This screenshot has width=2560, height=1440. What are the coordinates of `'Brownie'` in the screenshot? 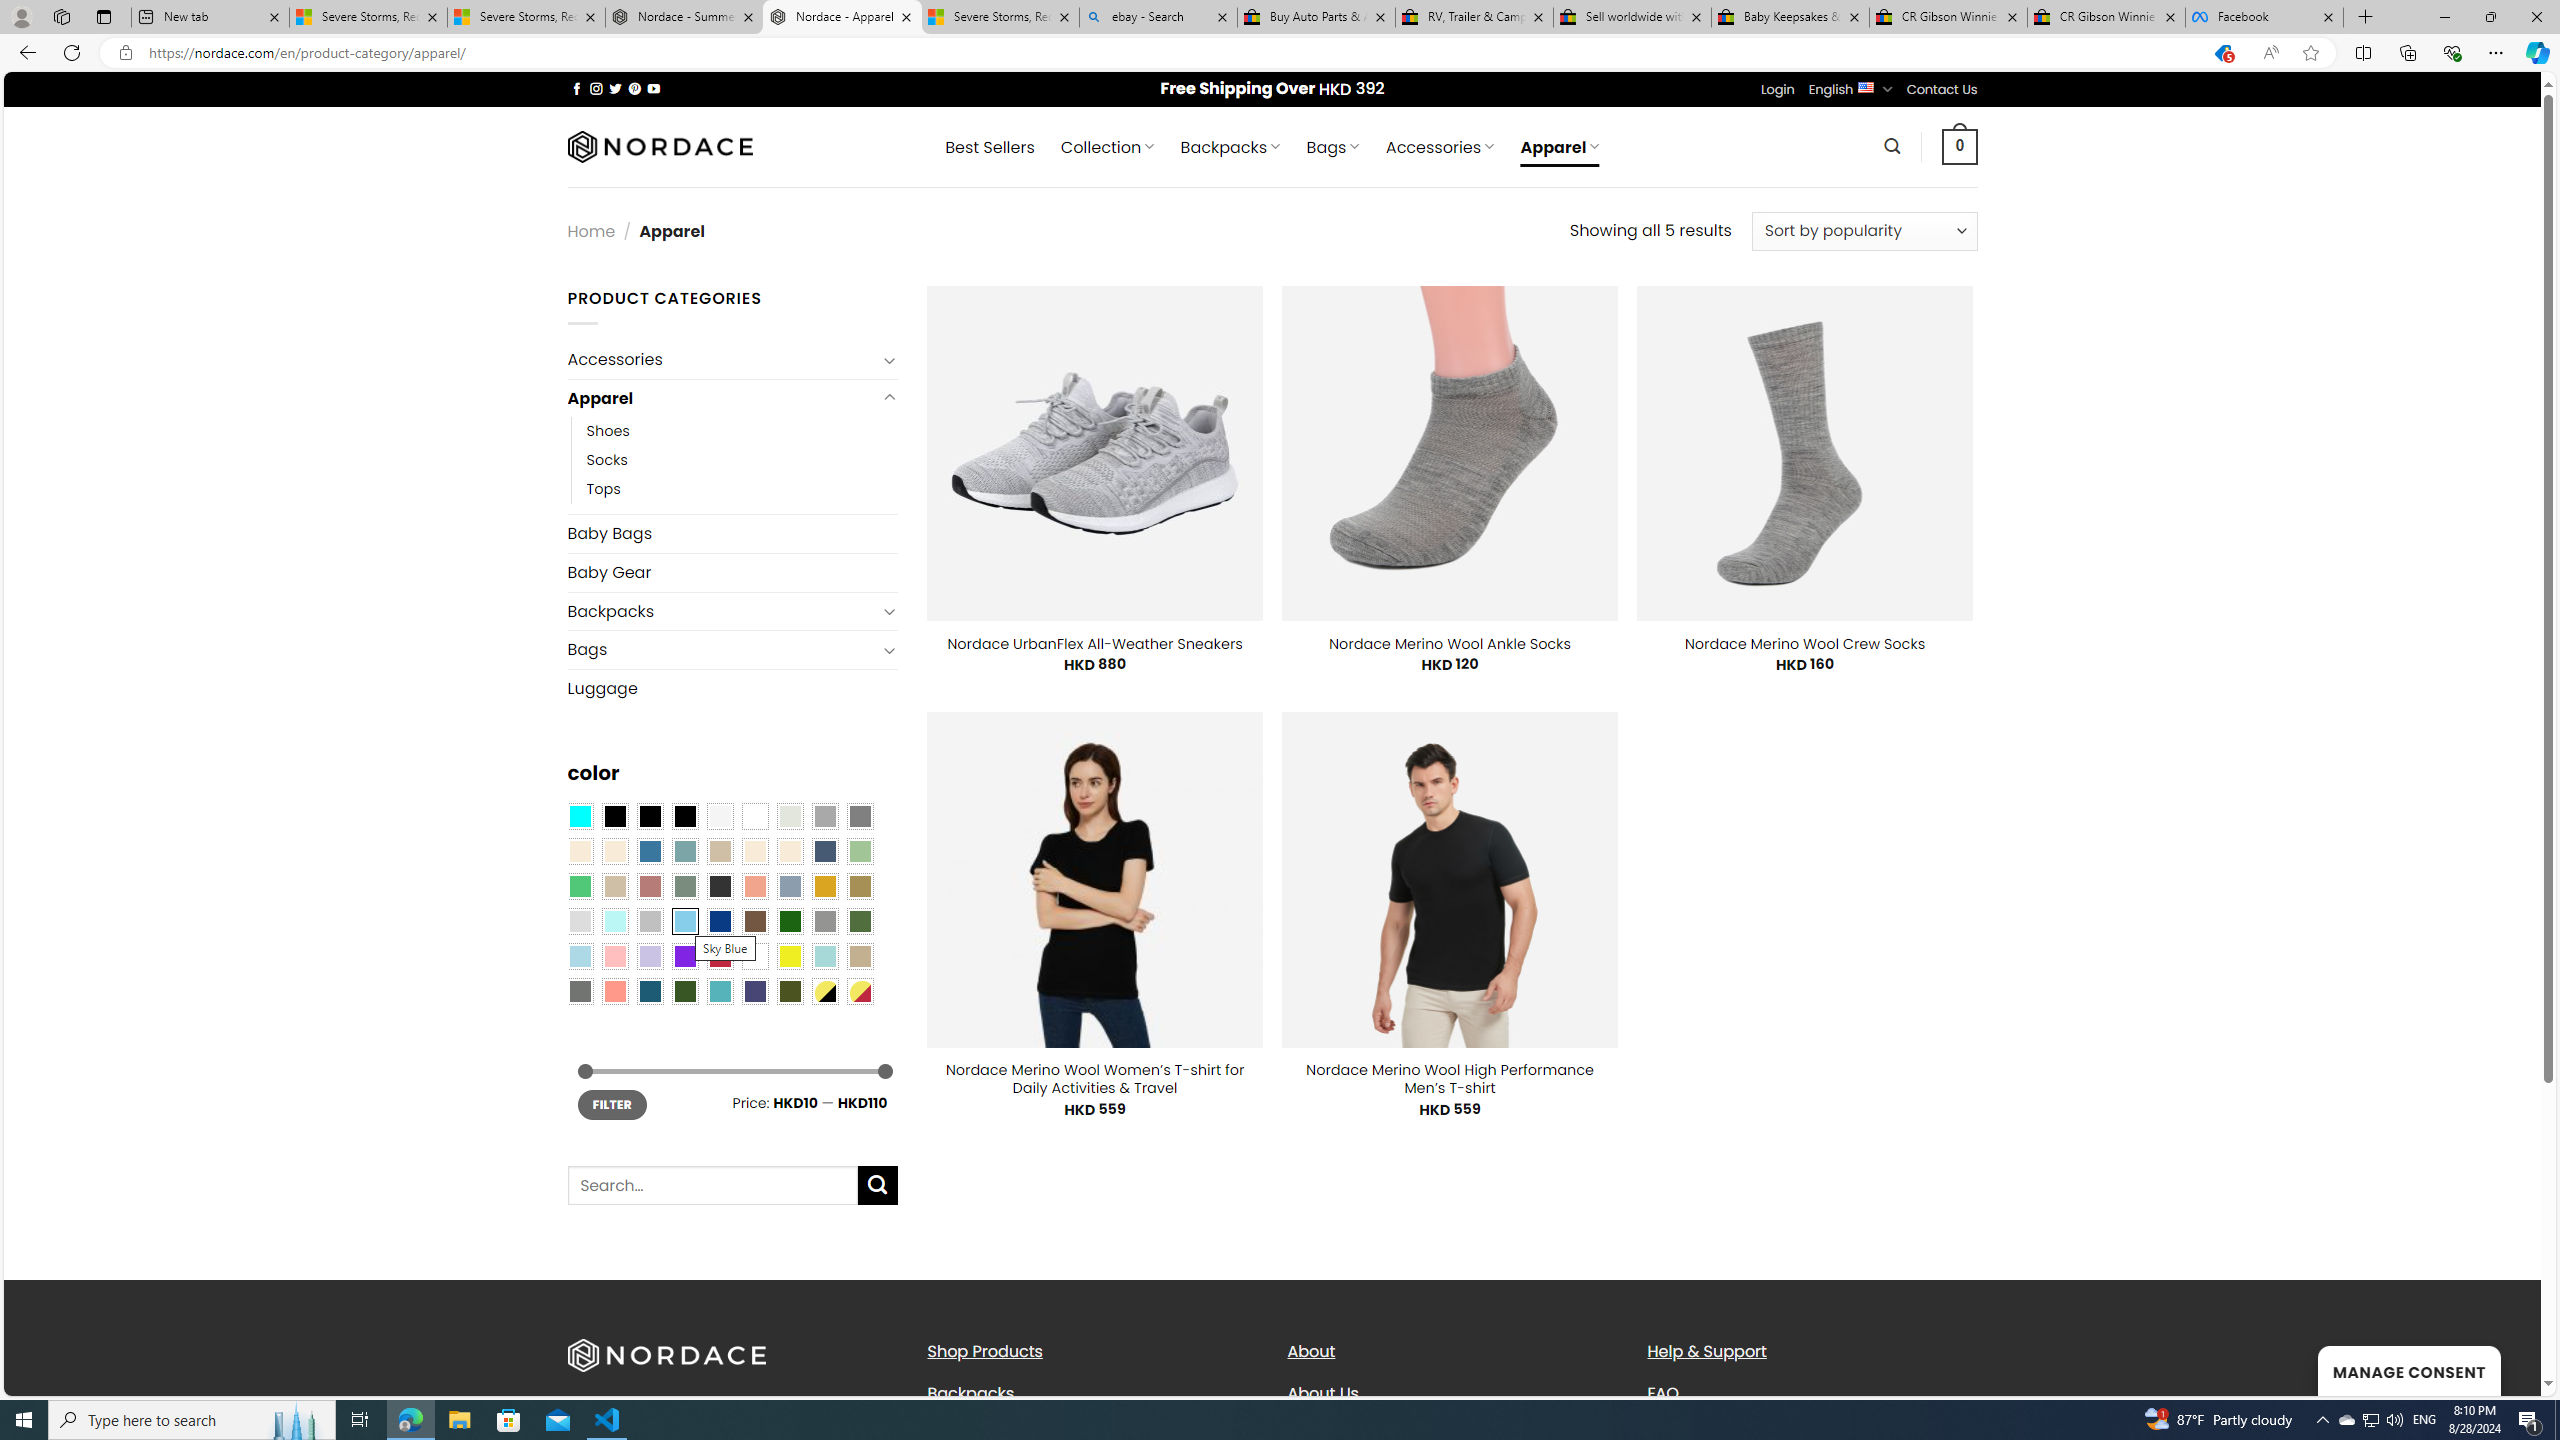 It's located at (718, 850).